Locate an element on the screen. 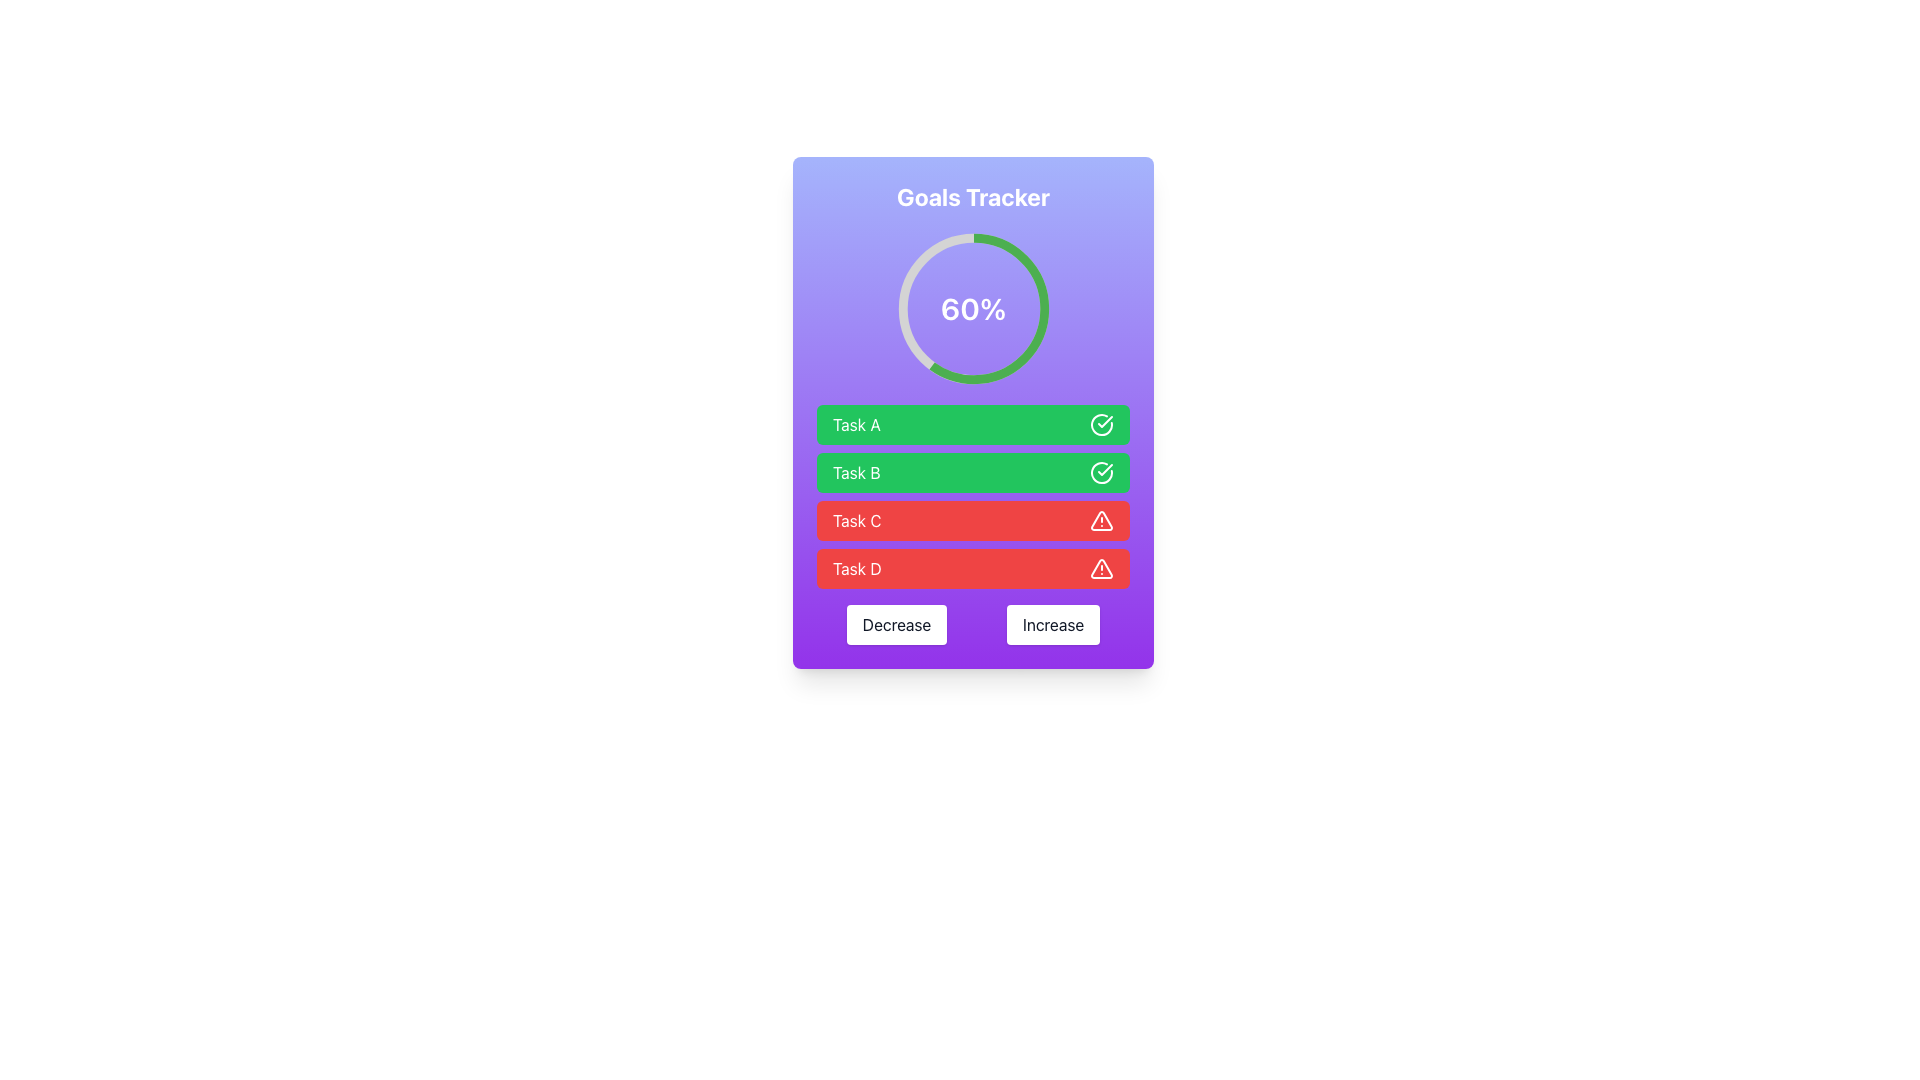 The height and width of the screenshot is (1080, 1920). the Text Label displaying the current progress or status within the circular progress indicator, located at the center of the interface is located at coordinates (973, 308).